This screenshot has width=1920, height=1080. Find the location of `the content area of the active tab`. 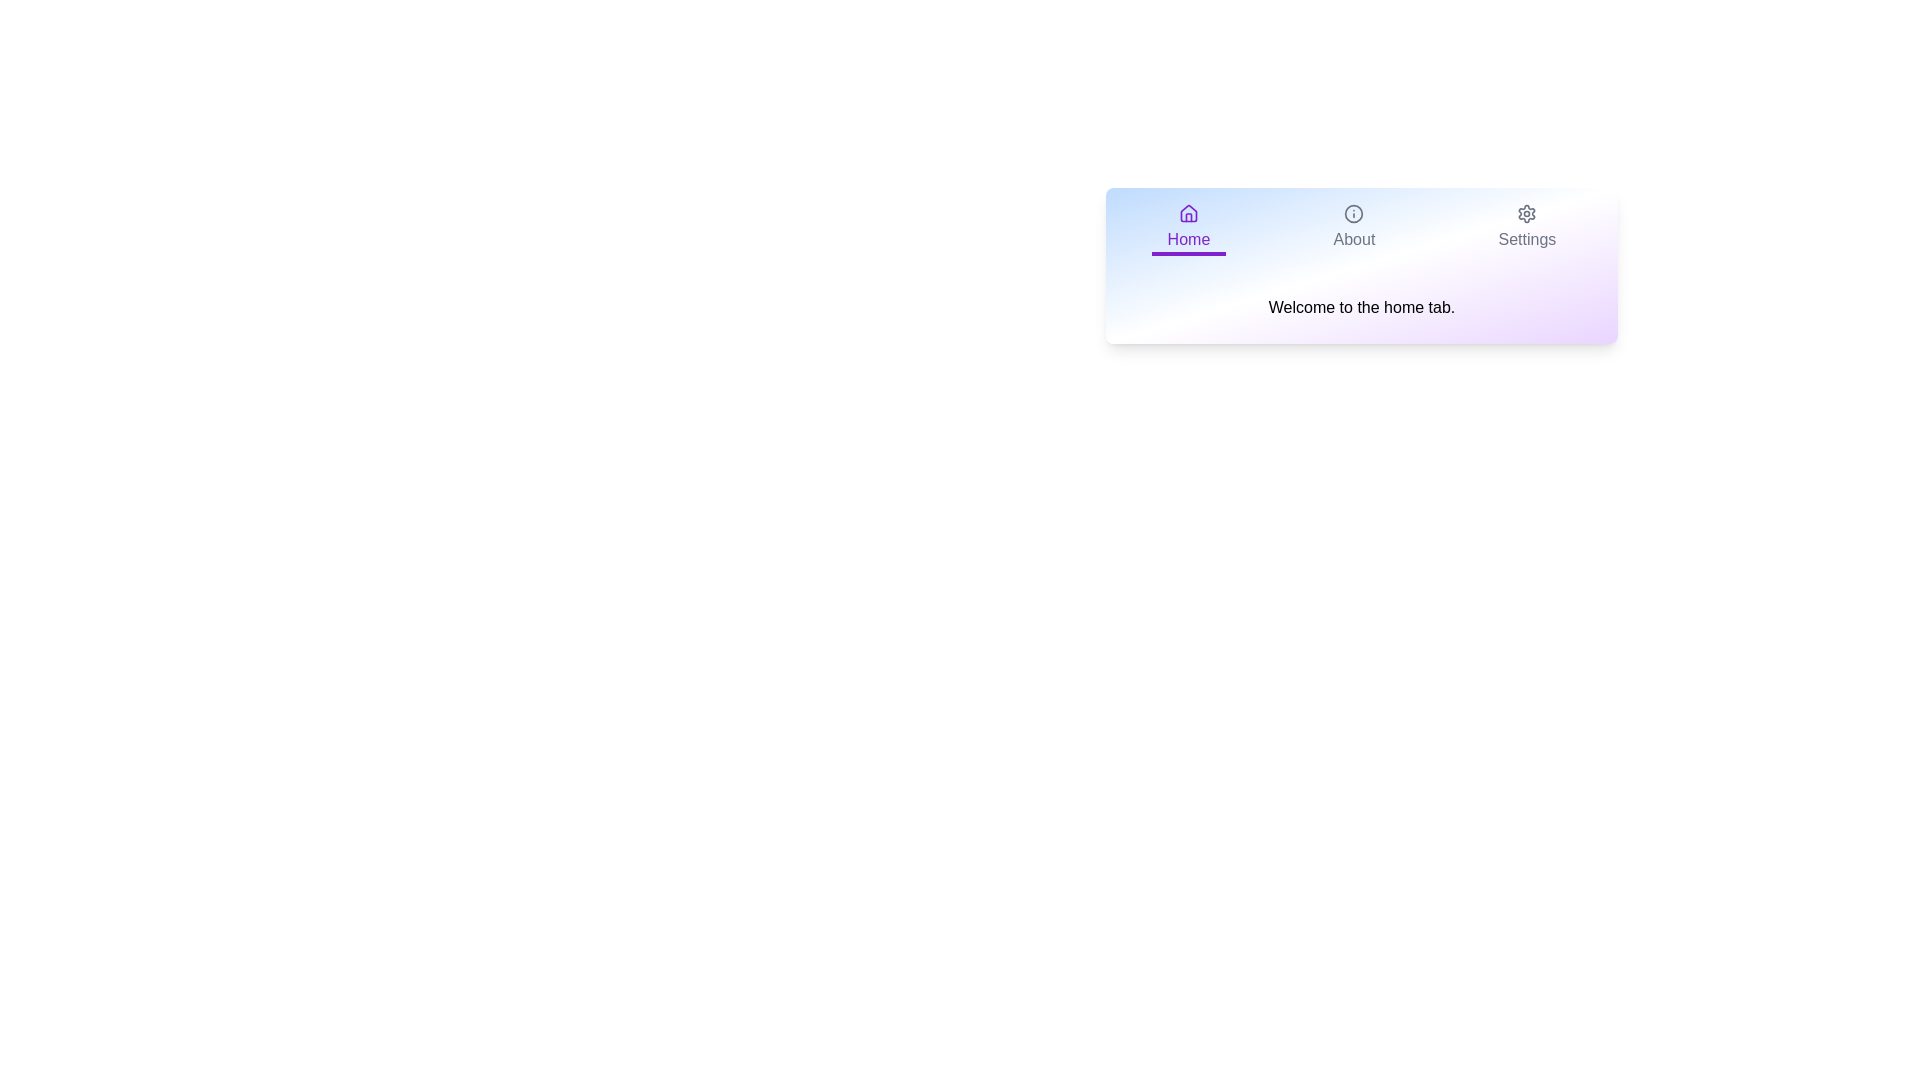

the content area of the active tab is located at coordinates (1361, 308).